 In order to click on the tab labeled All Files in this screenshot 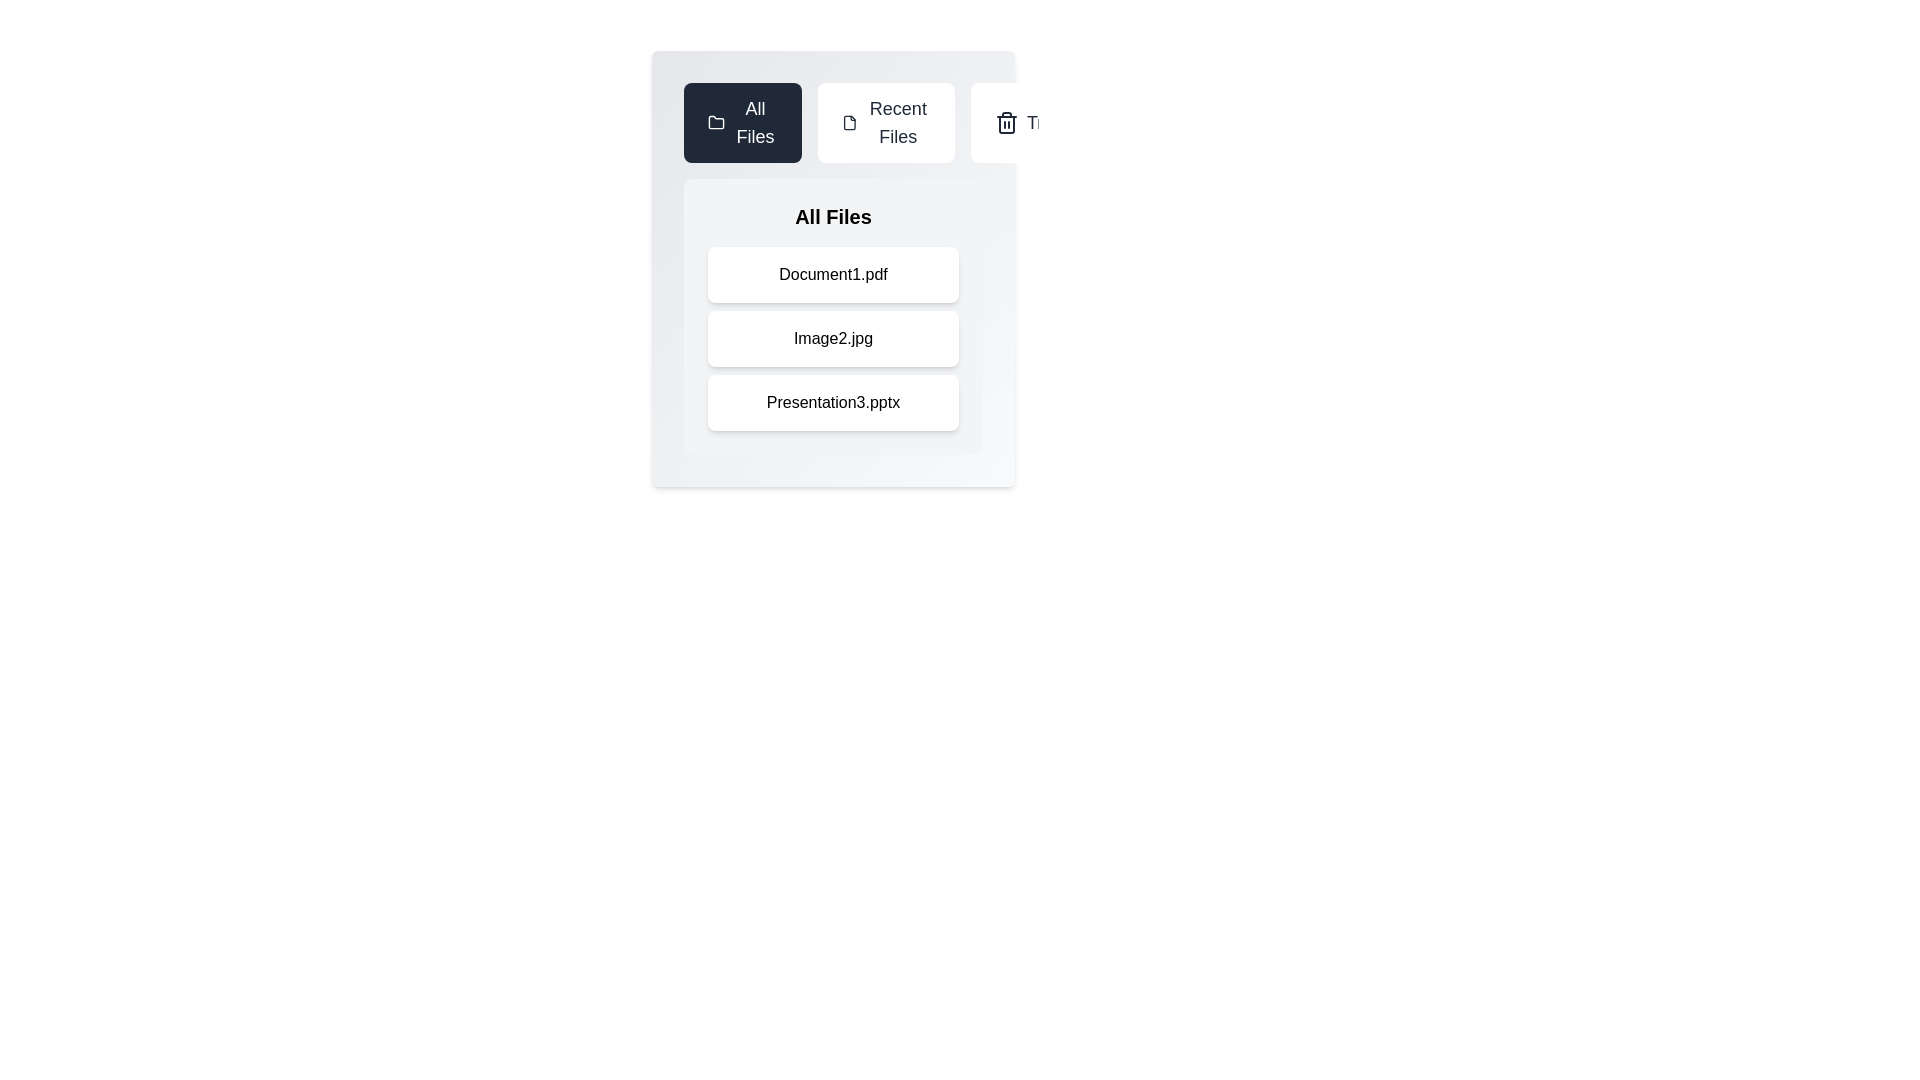, I will do `click(742, 123)`.